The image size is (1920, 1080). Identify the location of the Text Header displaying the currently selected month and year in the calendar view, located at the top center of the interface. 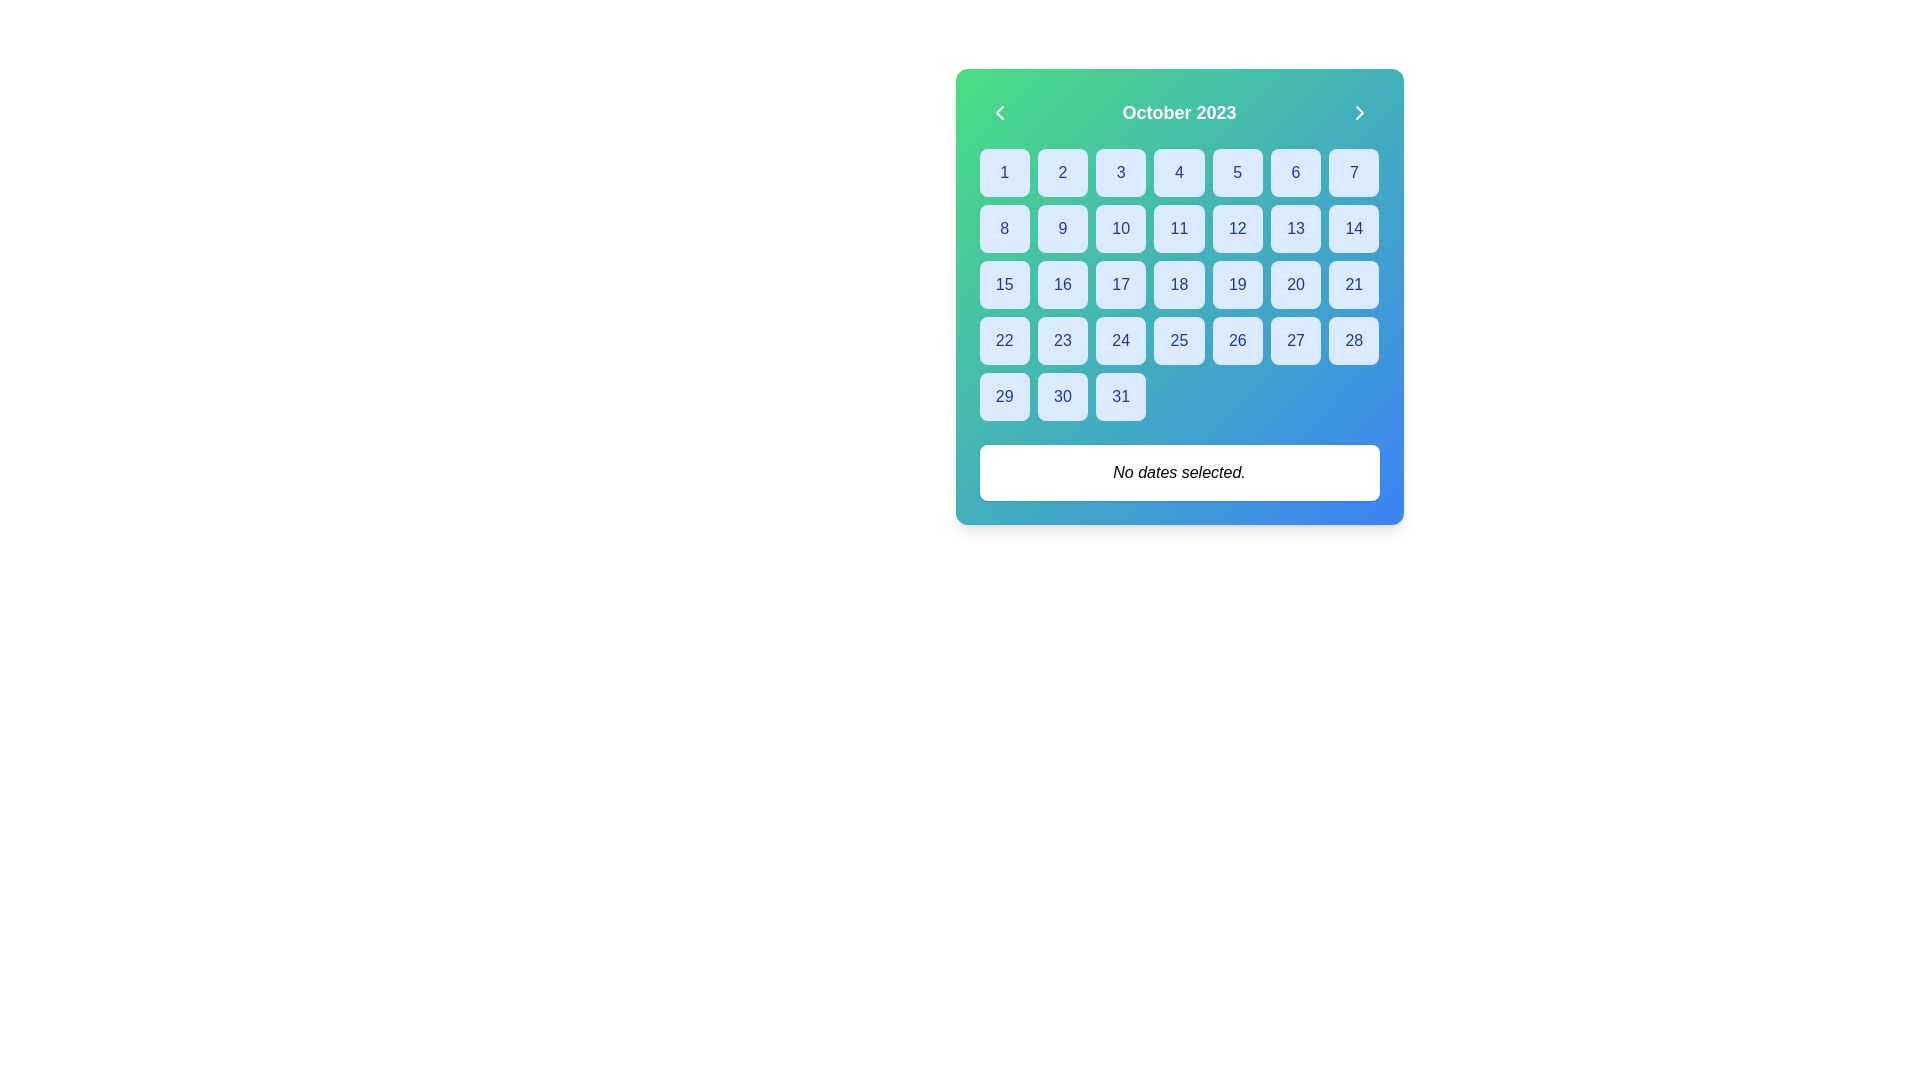
(1179, 112).